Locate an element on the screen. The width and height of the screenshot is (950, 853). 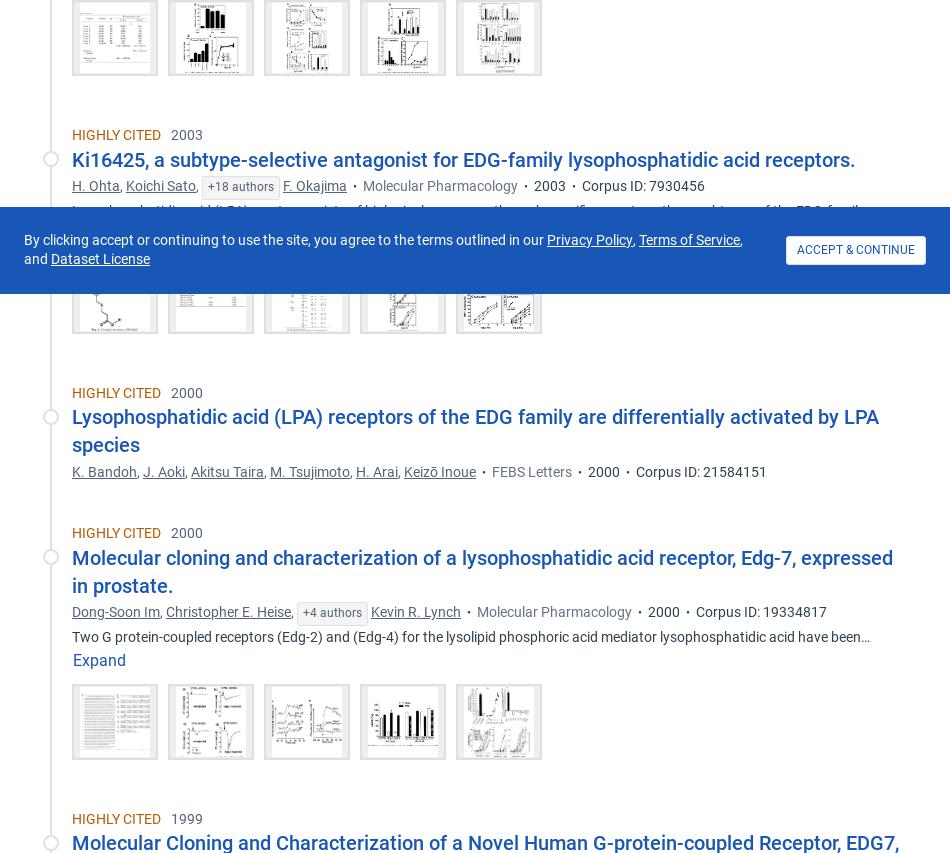
'M. Tsujimoto' is located at coordinates (308, 470).